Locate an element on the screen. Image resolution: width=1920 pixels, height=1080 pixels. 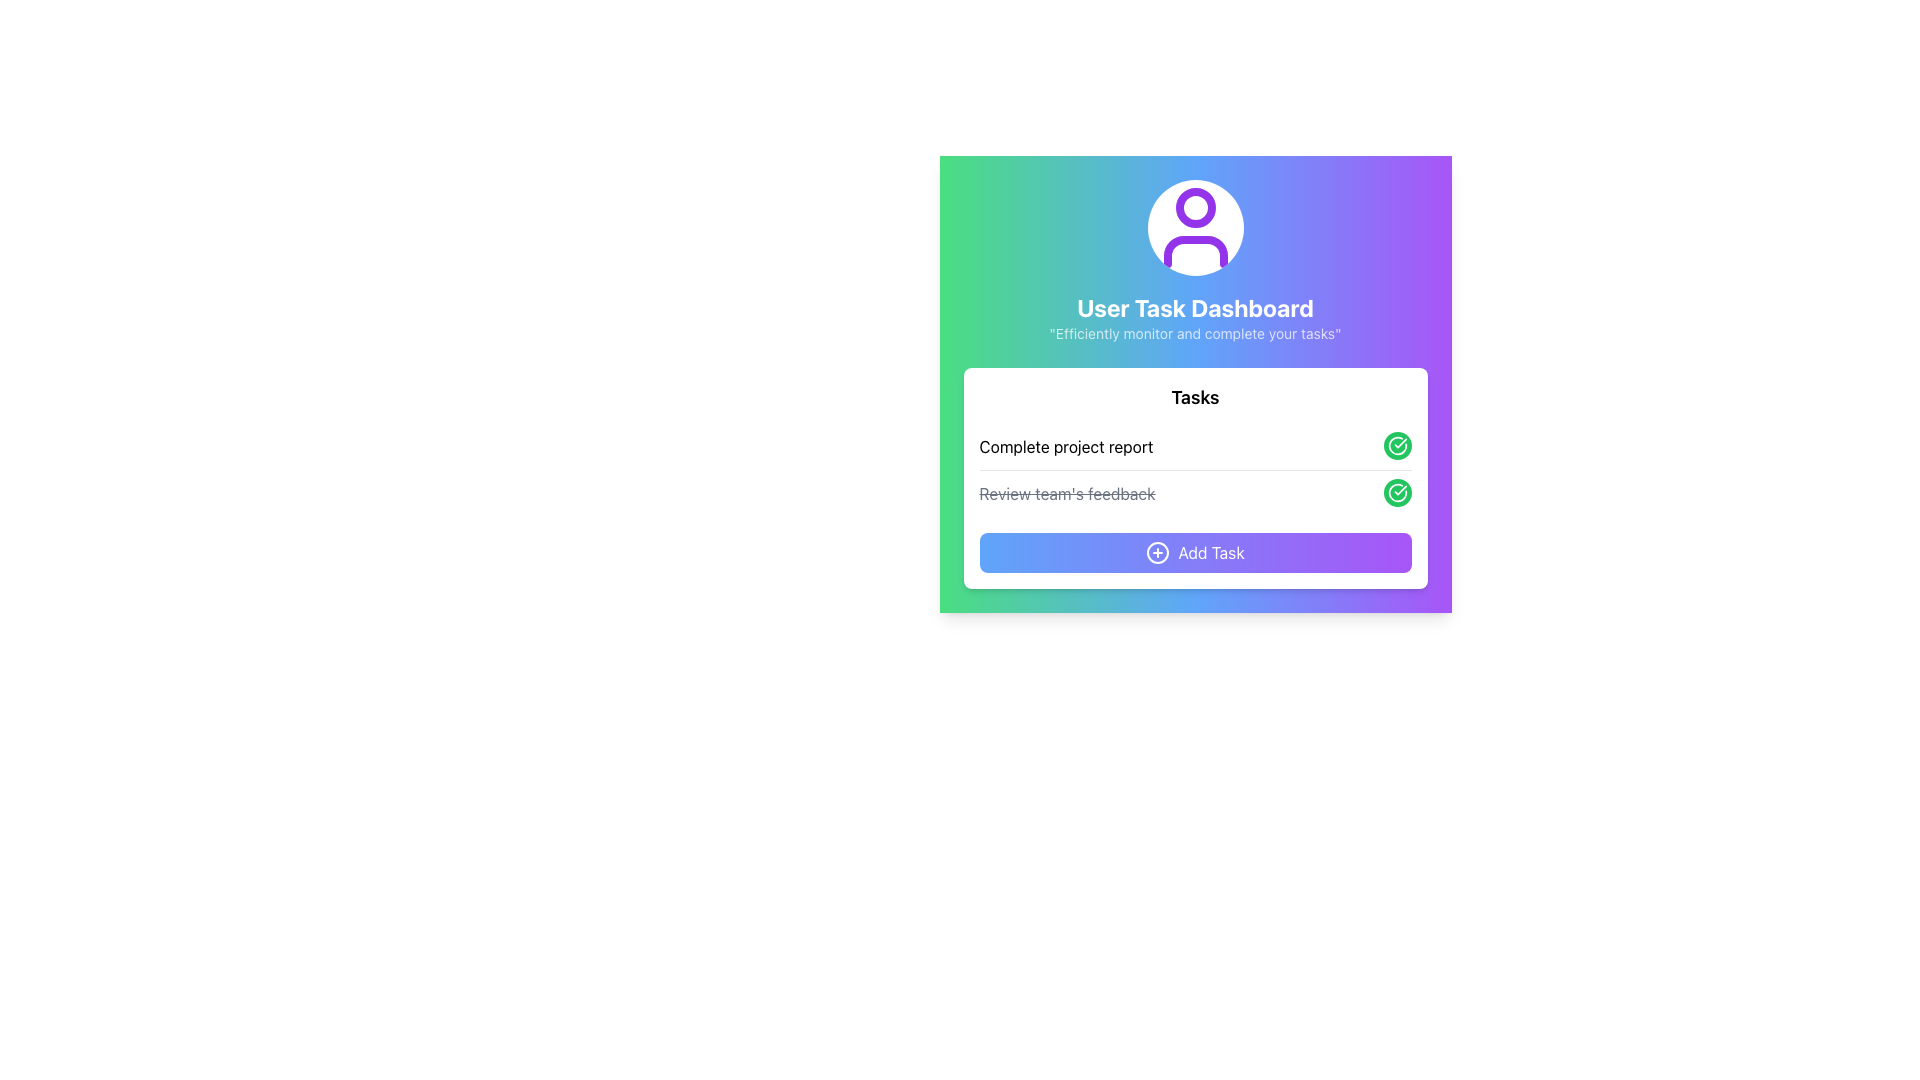
the task item labeled 'Review team's feedback' in the task management interface to indicate it is marked as done is located at coordinates (1195, 493).